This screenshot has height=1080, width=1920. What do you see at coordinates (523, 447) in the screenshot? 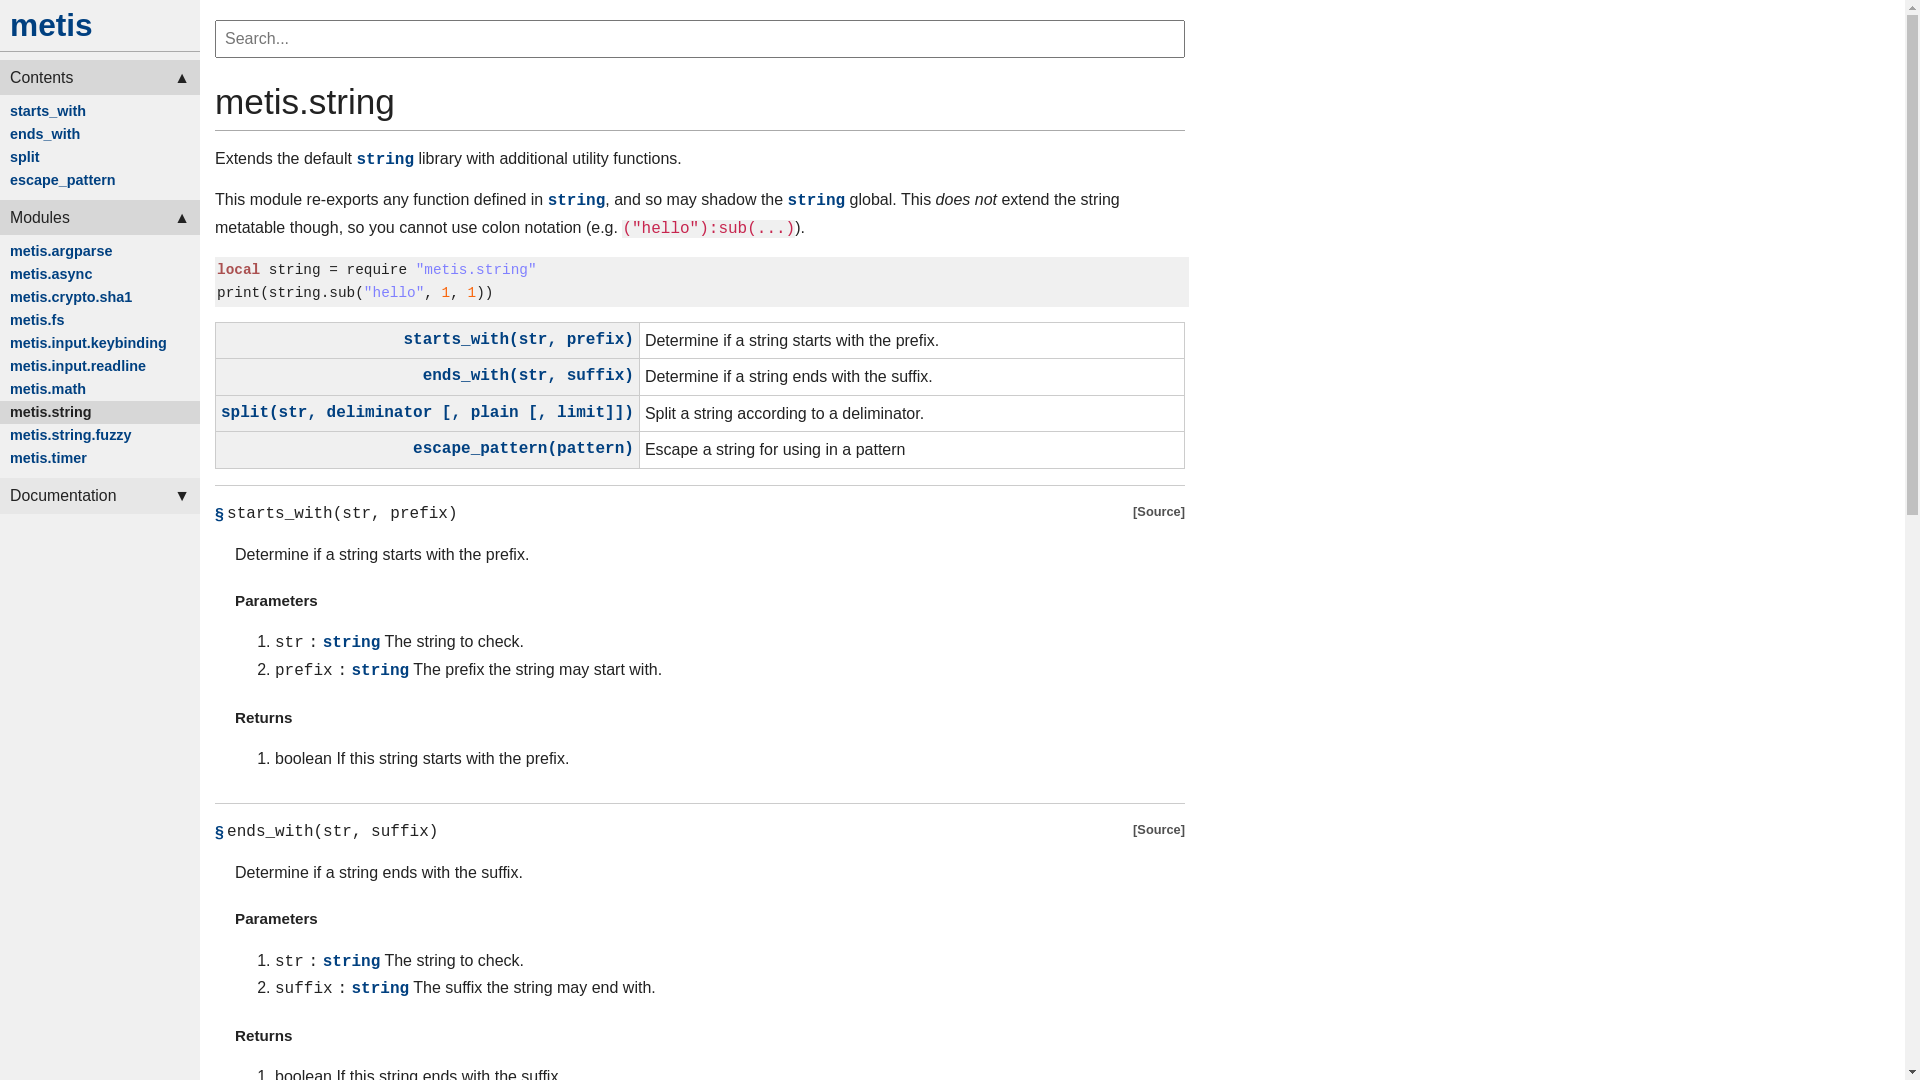
I see `'escape_pattern(pattern)'` at bounding box center [523, 447].